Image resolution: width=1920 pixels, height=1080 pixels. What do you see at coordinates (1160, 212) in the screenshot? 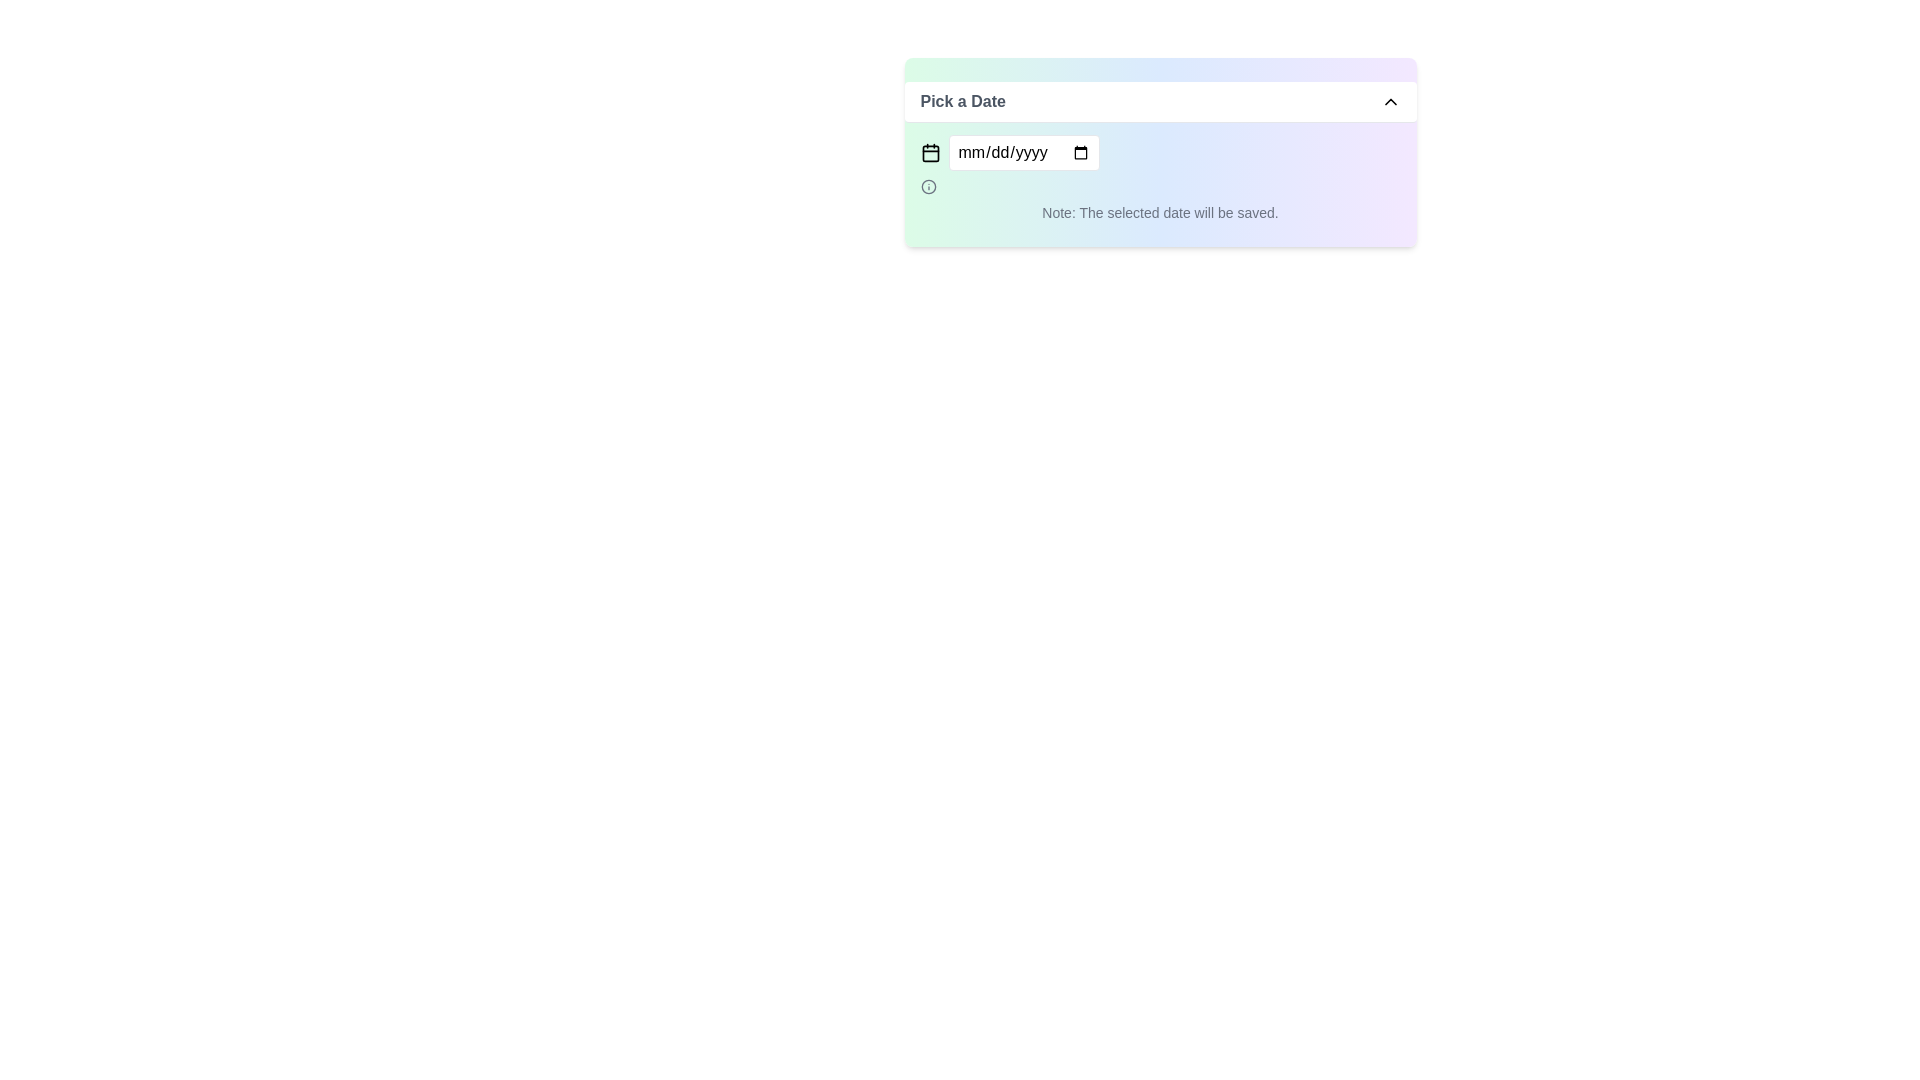
I see `informational text block located at the bottom of the date selection input area, which indicates that the selected date will be stored or utilized` at bounding box center [1160, 212].